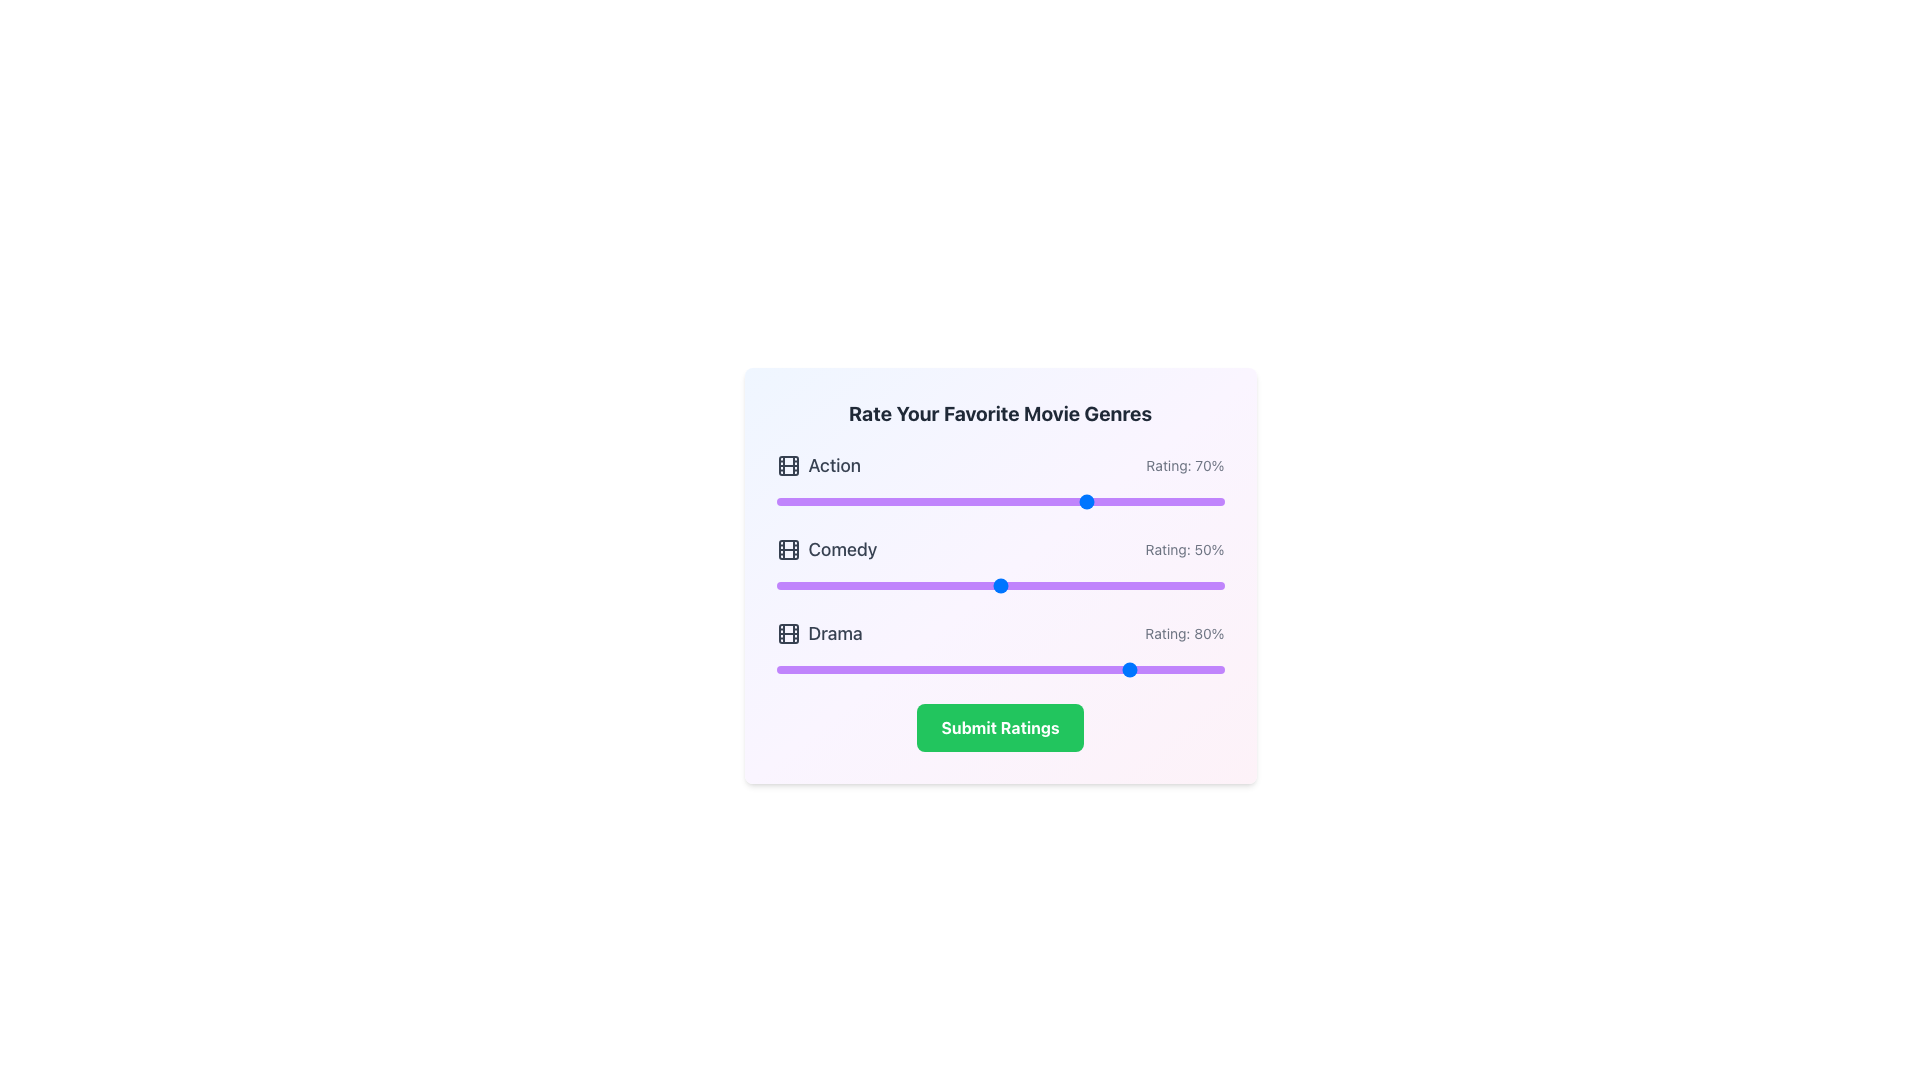 Image resolution: width=1920 pixels, height=1080 pixels. Describe the element at coordinates (826, 550) in the screenshot. I see `text label indicating the genre 'Comedy', which is positioned below the 'Action' label and above the 'Drama' label in the movie genres list` at that location.